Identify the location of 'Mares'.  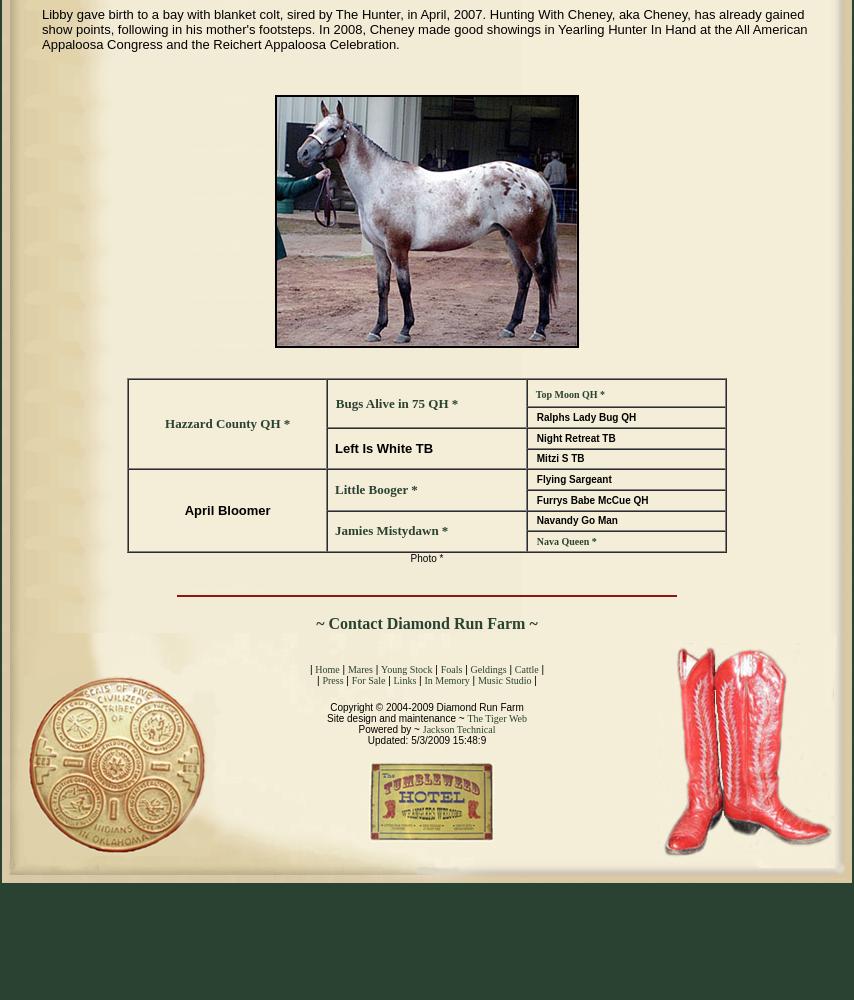
(359, 669).